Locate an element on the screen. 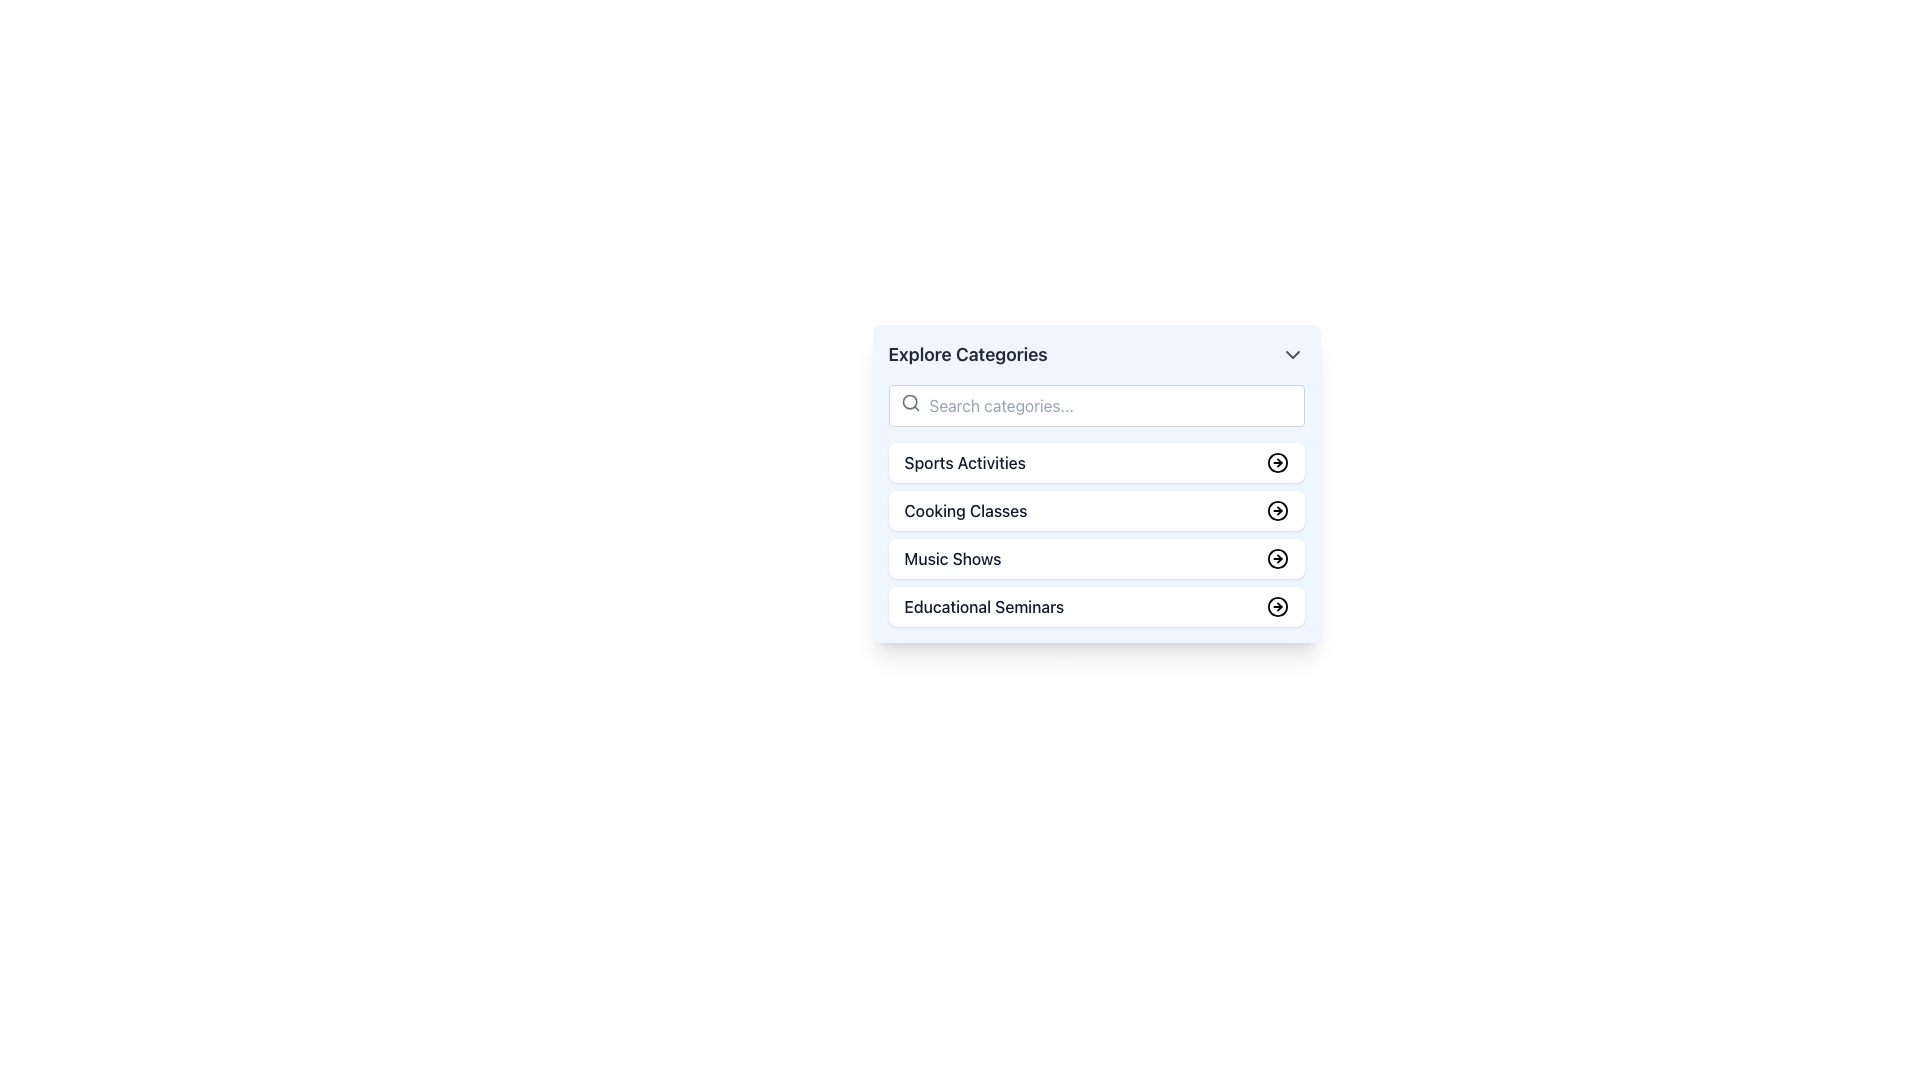  the light blue circular arrow icon is located at coordinates (1276, 559).